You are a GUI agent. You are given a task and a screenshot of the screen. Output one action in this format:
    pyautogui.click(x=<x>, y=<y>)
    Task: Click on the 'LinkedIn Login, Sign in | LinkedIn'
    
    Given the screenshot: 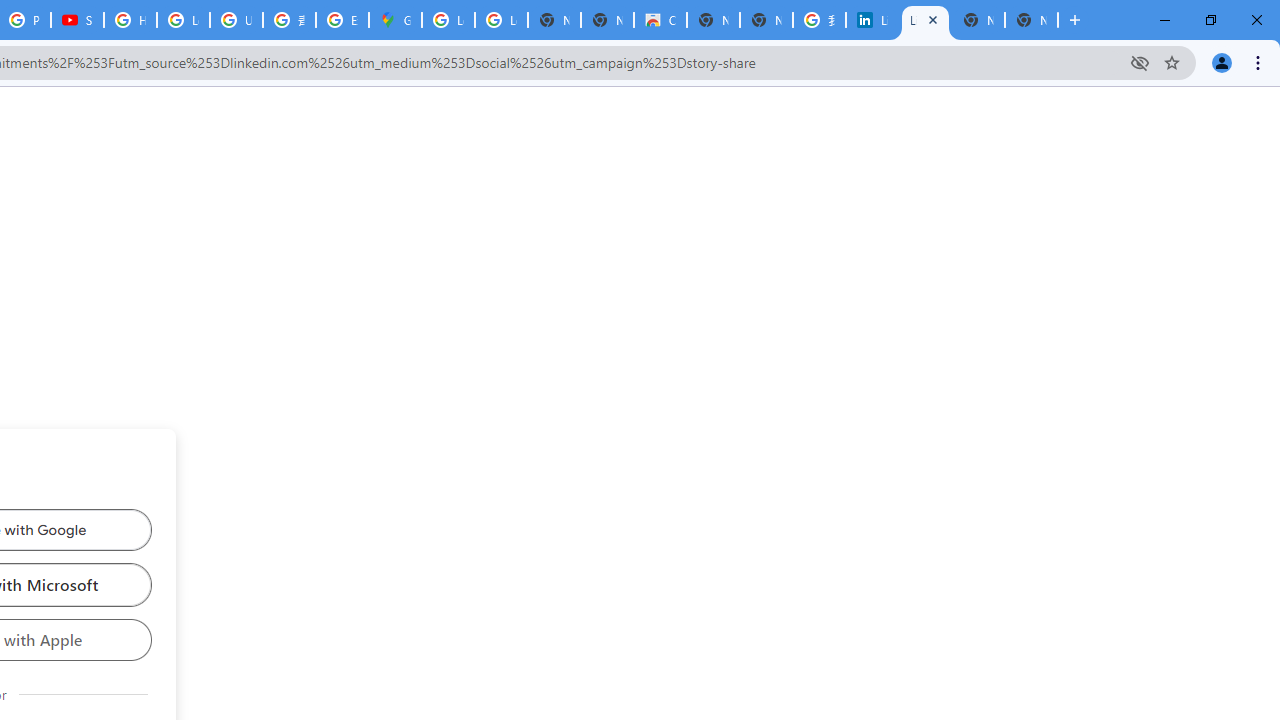 What is the action you would take?
    pyautogui.click(x=924, y=20)
    